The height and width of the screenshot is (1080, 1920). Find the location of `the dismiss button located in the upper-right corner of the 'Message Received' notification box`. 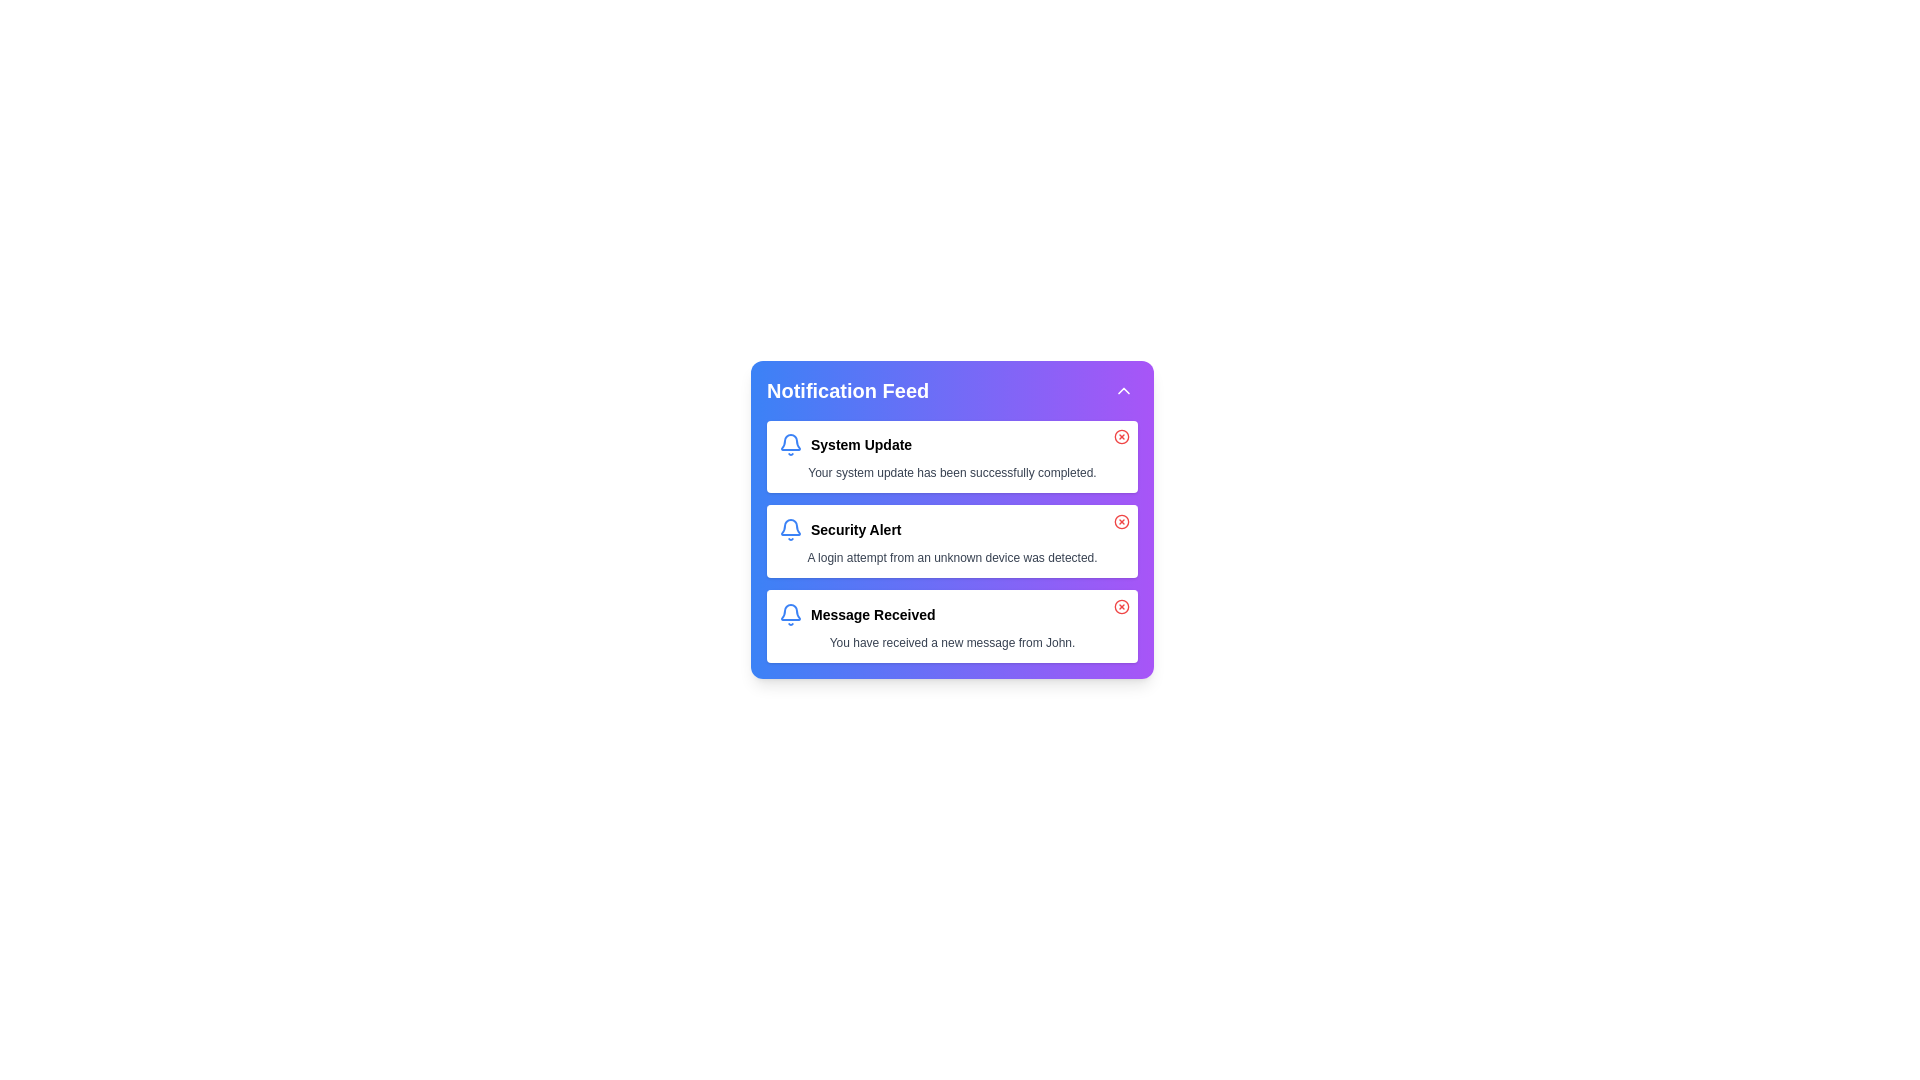

the dismiss button located in the upper-right corner of the 'Message Received' notification box is located at coordinates (1122, 605).